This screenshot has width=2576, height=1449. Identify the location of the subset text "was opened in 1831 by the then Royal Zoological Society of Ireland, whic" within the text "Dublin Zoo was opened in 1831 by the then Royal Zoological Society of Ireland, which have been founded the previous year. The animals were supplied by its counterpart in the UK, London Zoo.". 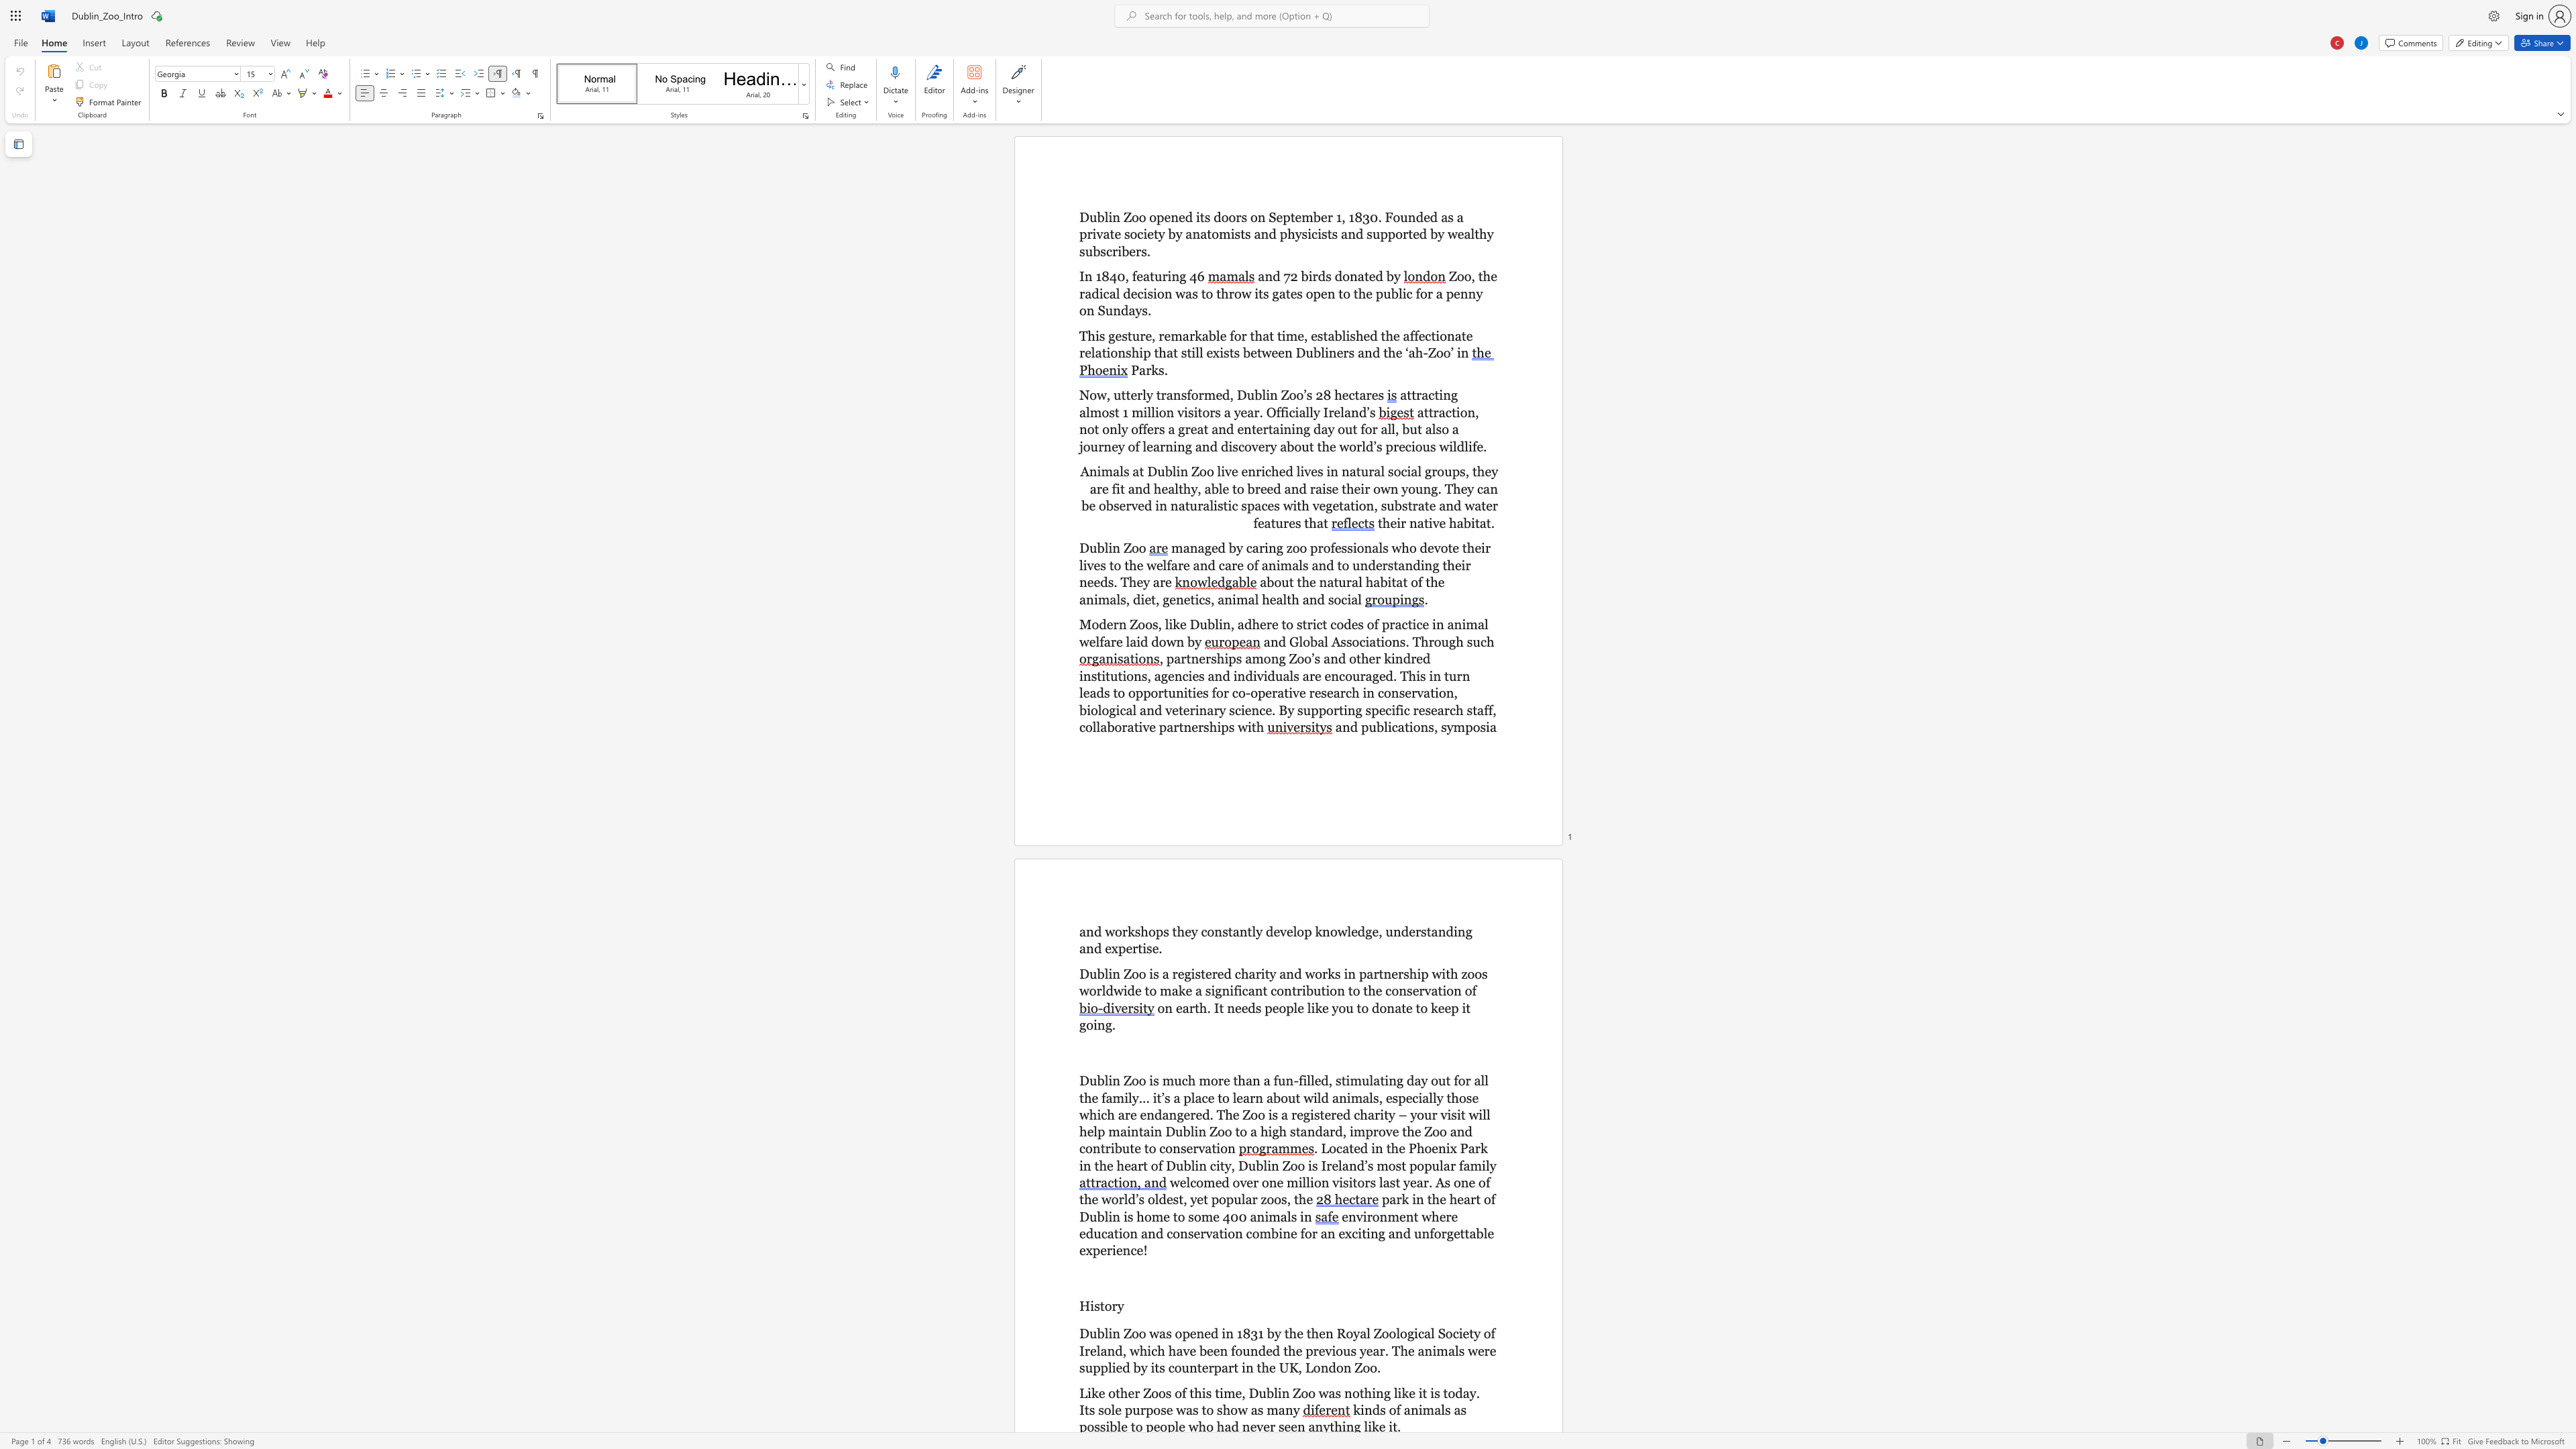
(1148, 1333).